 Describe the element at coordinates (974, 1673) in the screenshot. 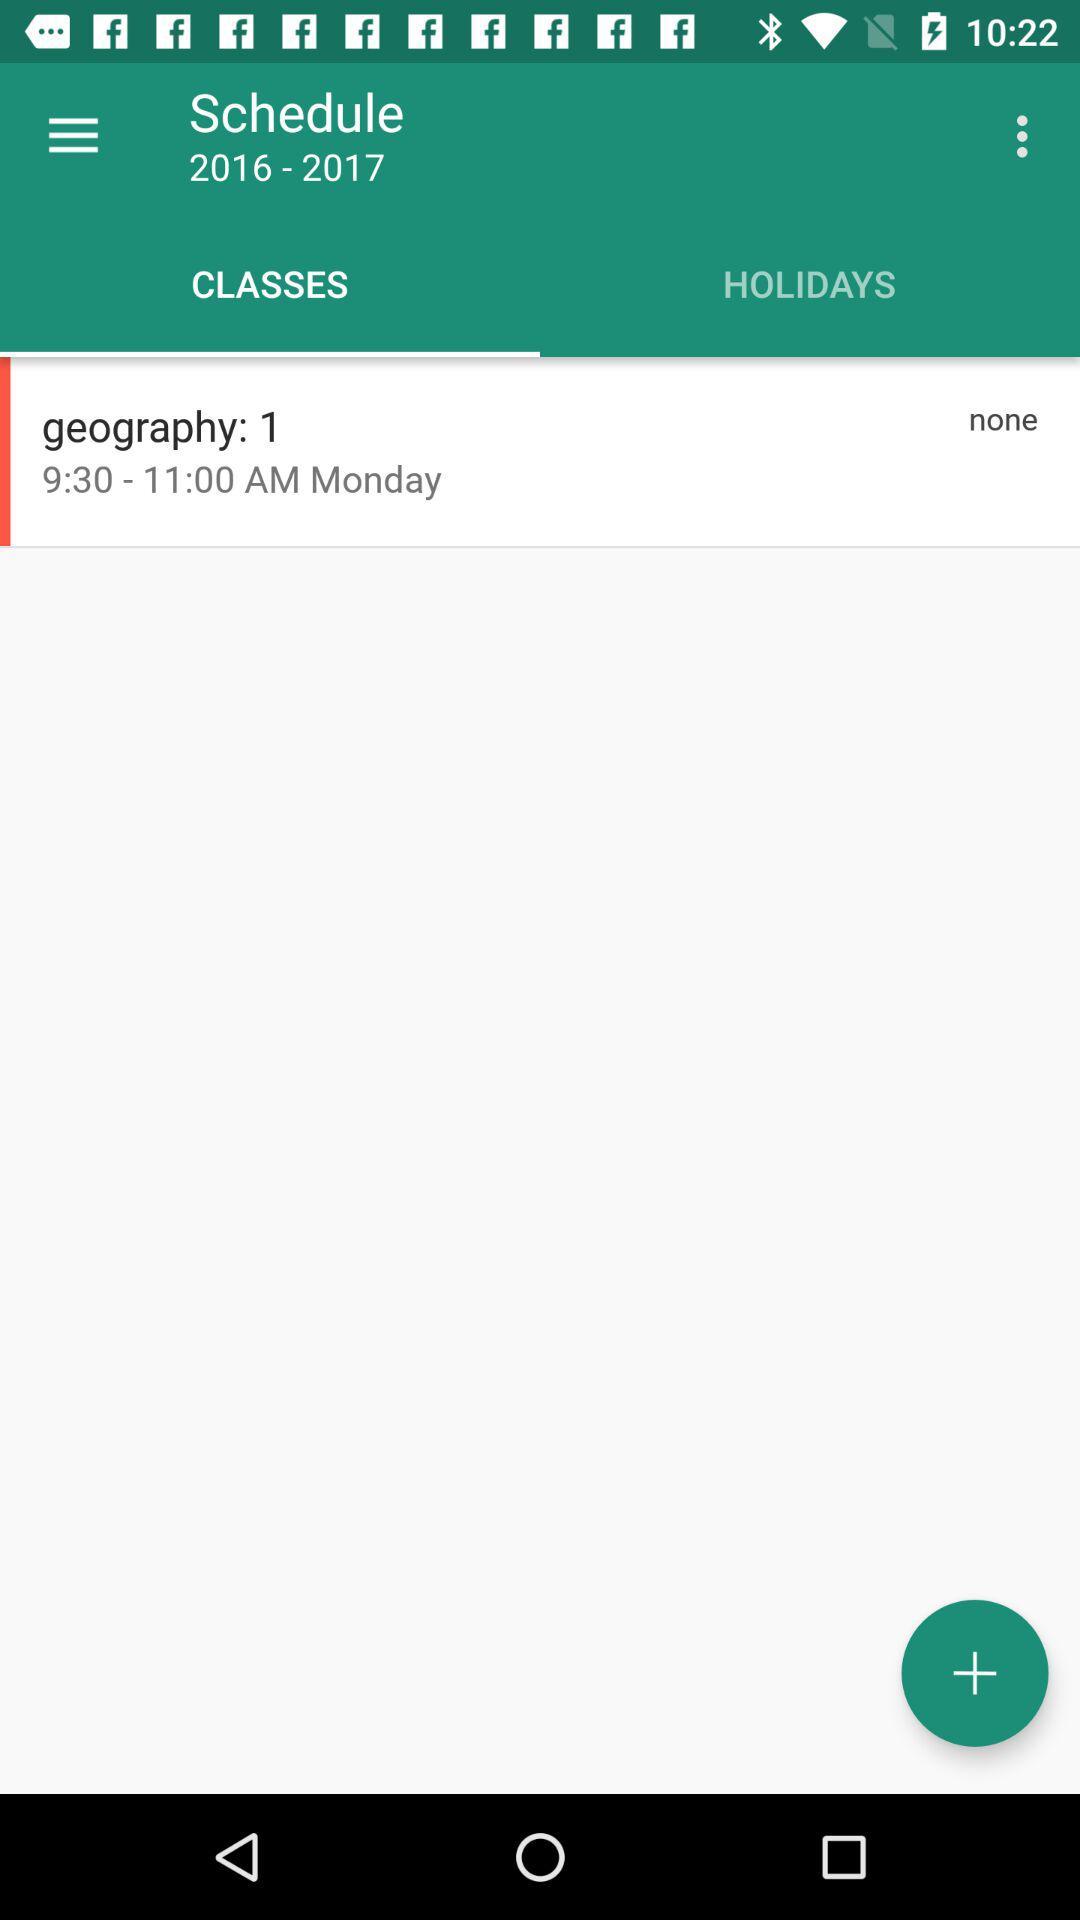

I see `event` at that location.